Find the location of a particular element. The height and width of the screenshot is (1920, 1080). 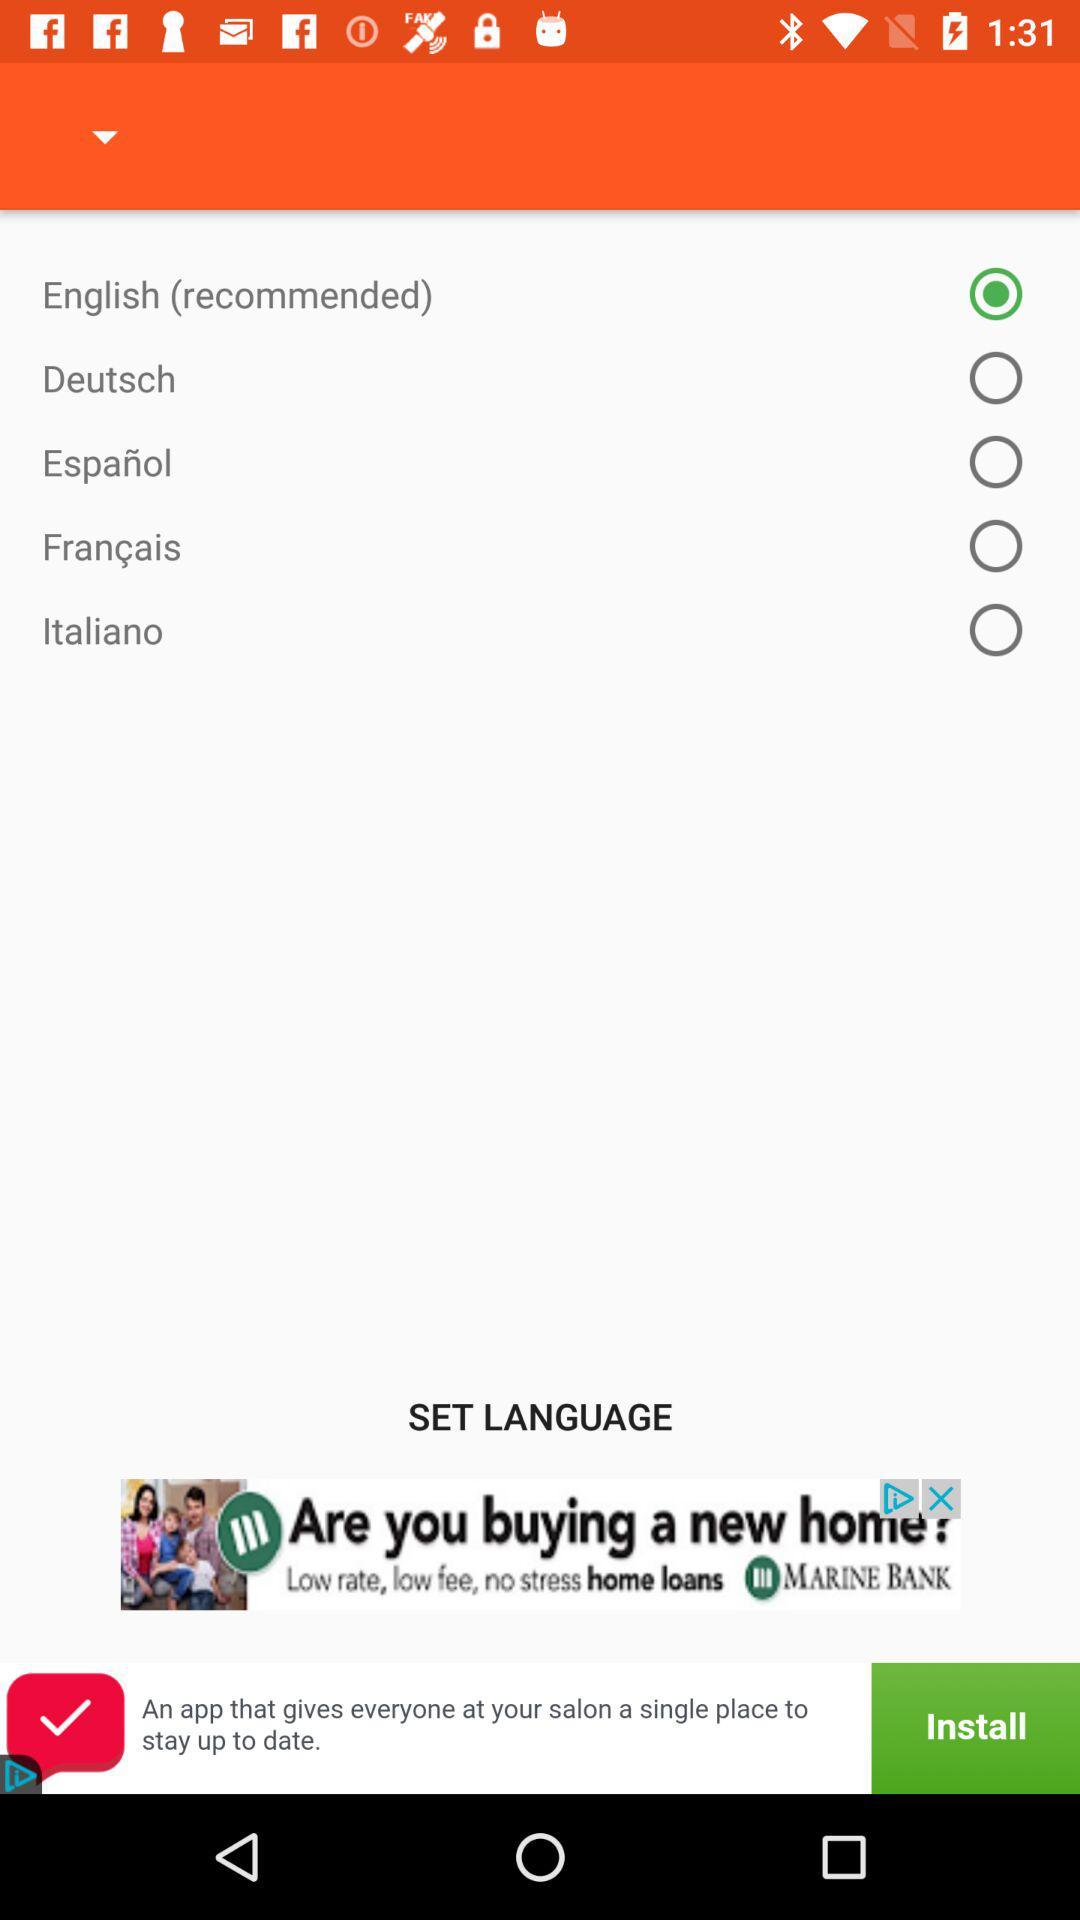

open an advertisements is located at coordinates (540, 1727).